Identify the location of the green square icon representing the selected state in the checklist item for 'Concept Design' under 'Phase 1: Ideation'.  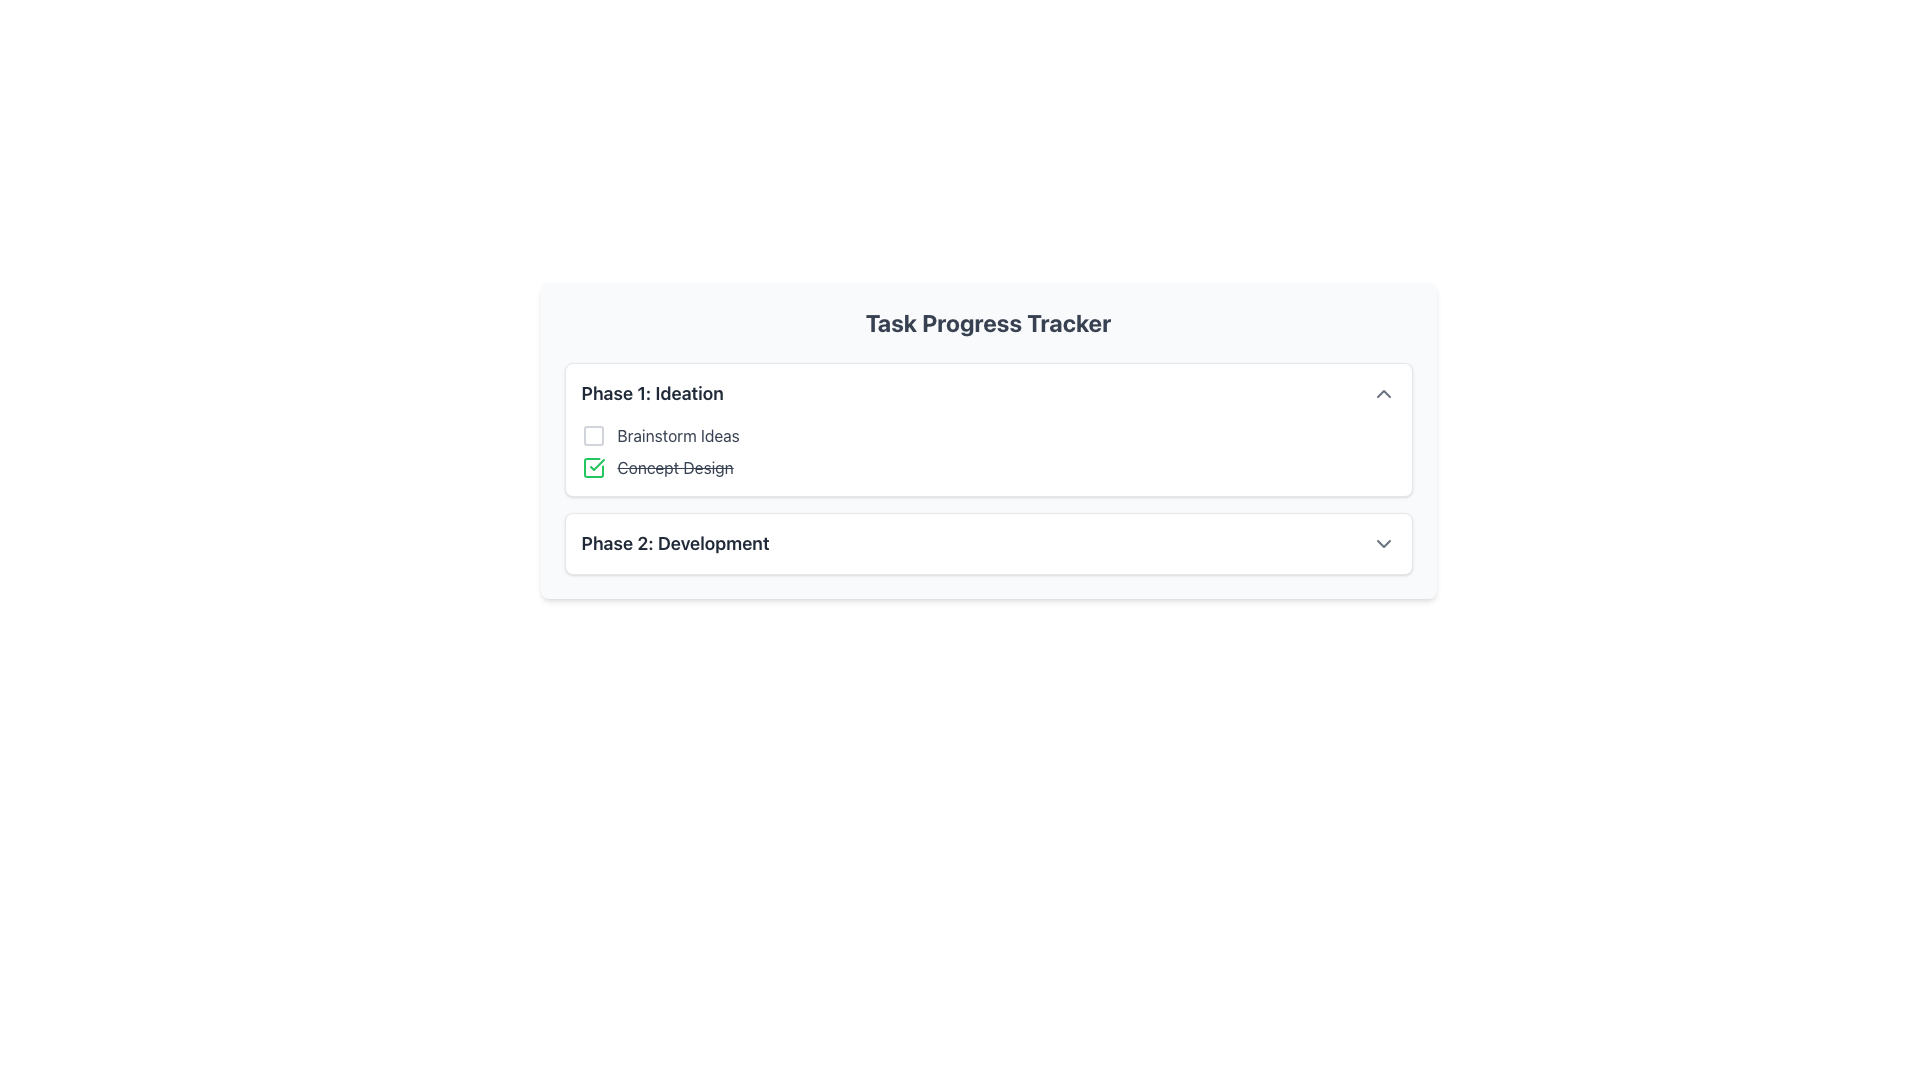
(592, 467).